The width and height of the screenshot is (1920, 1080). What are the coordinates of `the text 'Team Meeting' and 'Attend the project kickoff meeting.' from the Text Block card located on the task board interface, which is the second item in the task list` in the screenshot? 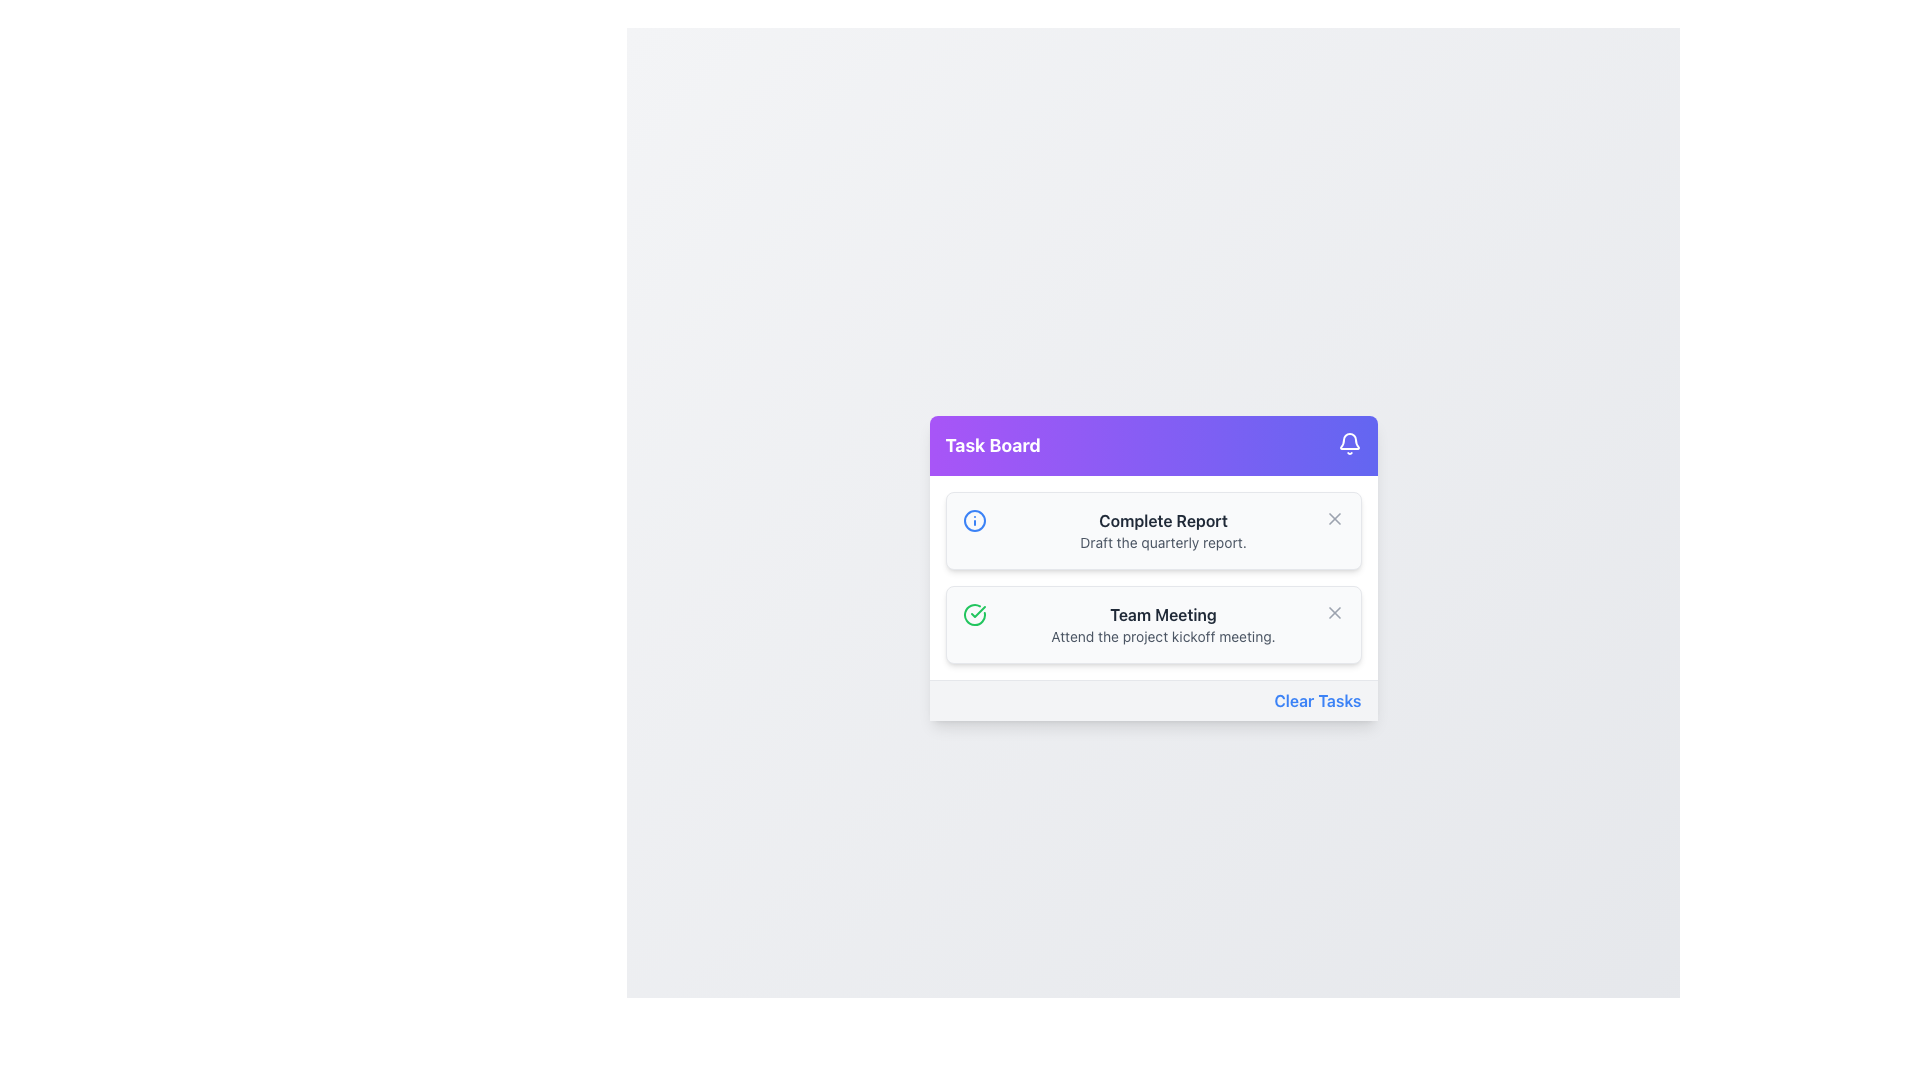 It's located at (1163, 623).